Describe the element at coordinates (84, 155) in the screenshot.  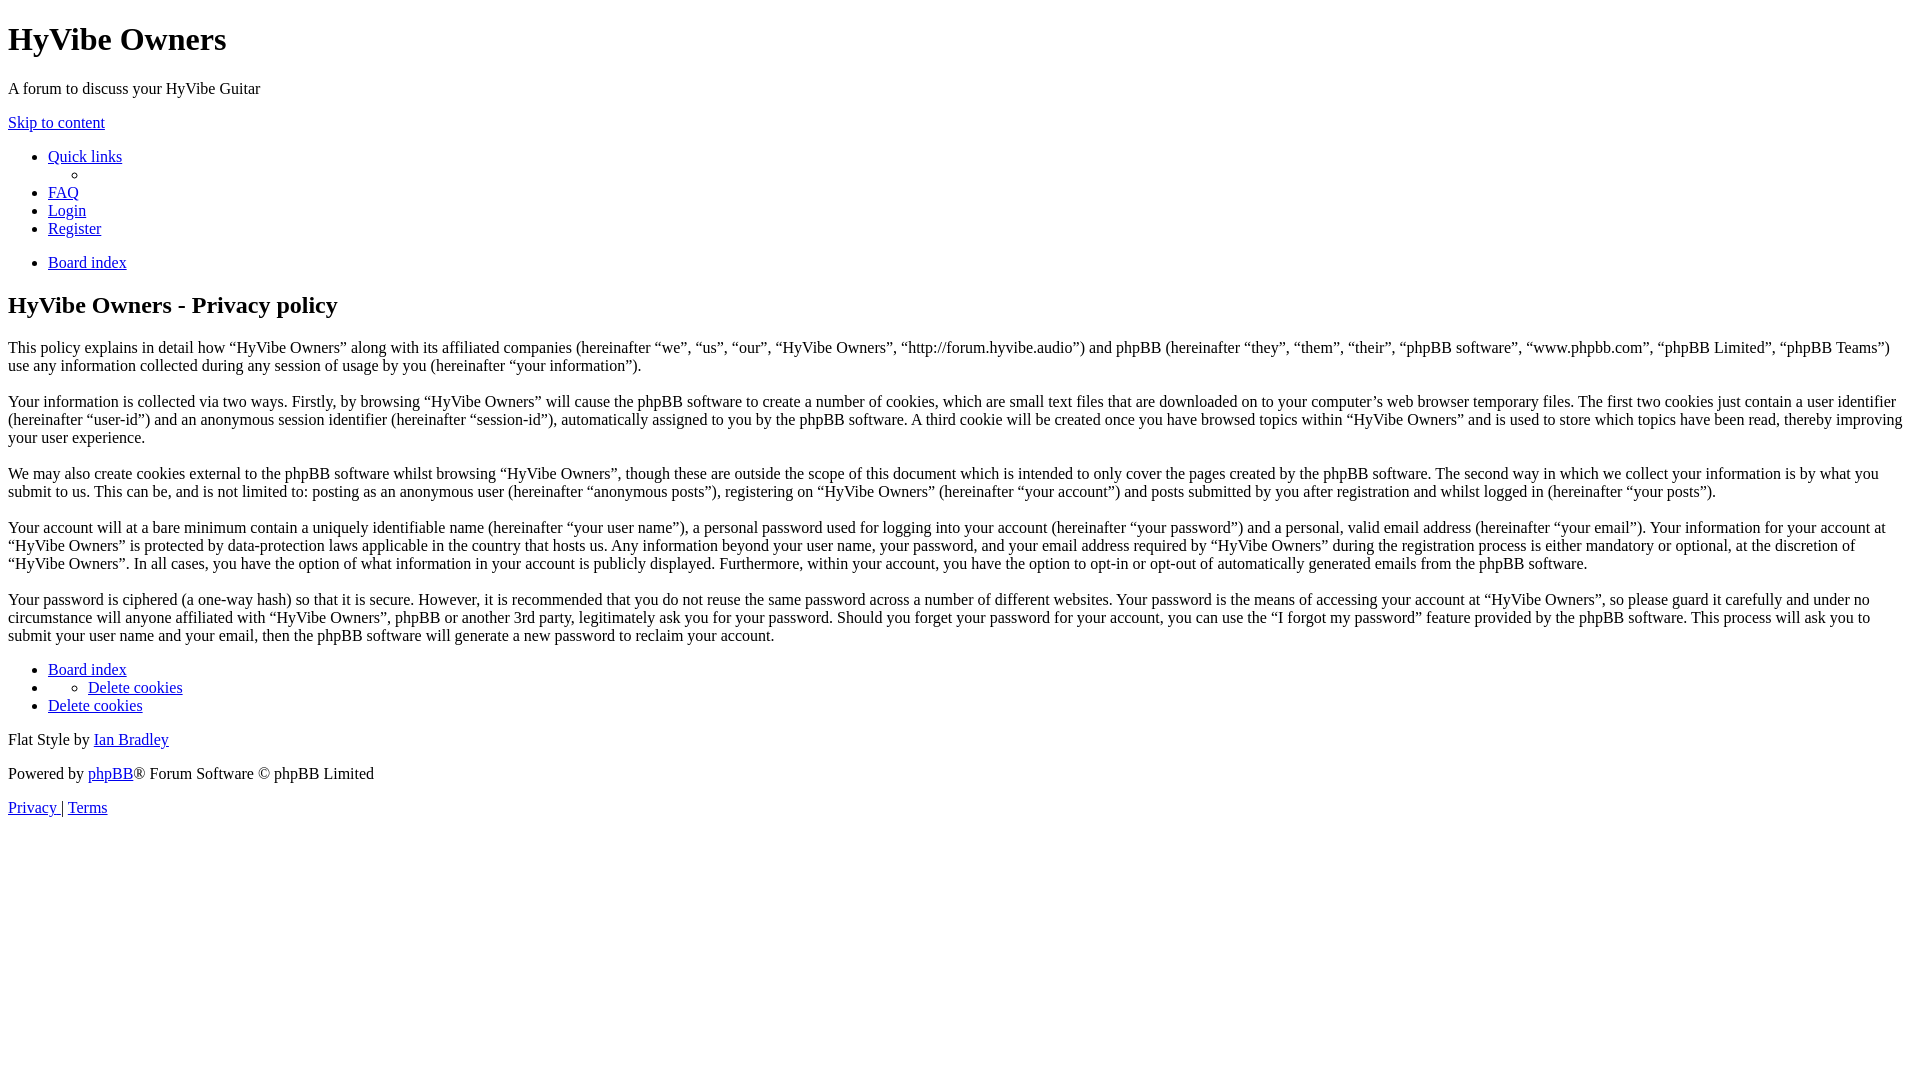
I see `'Quick links'` at that location.